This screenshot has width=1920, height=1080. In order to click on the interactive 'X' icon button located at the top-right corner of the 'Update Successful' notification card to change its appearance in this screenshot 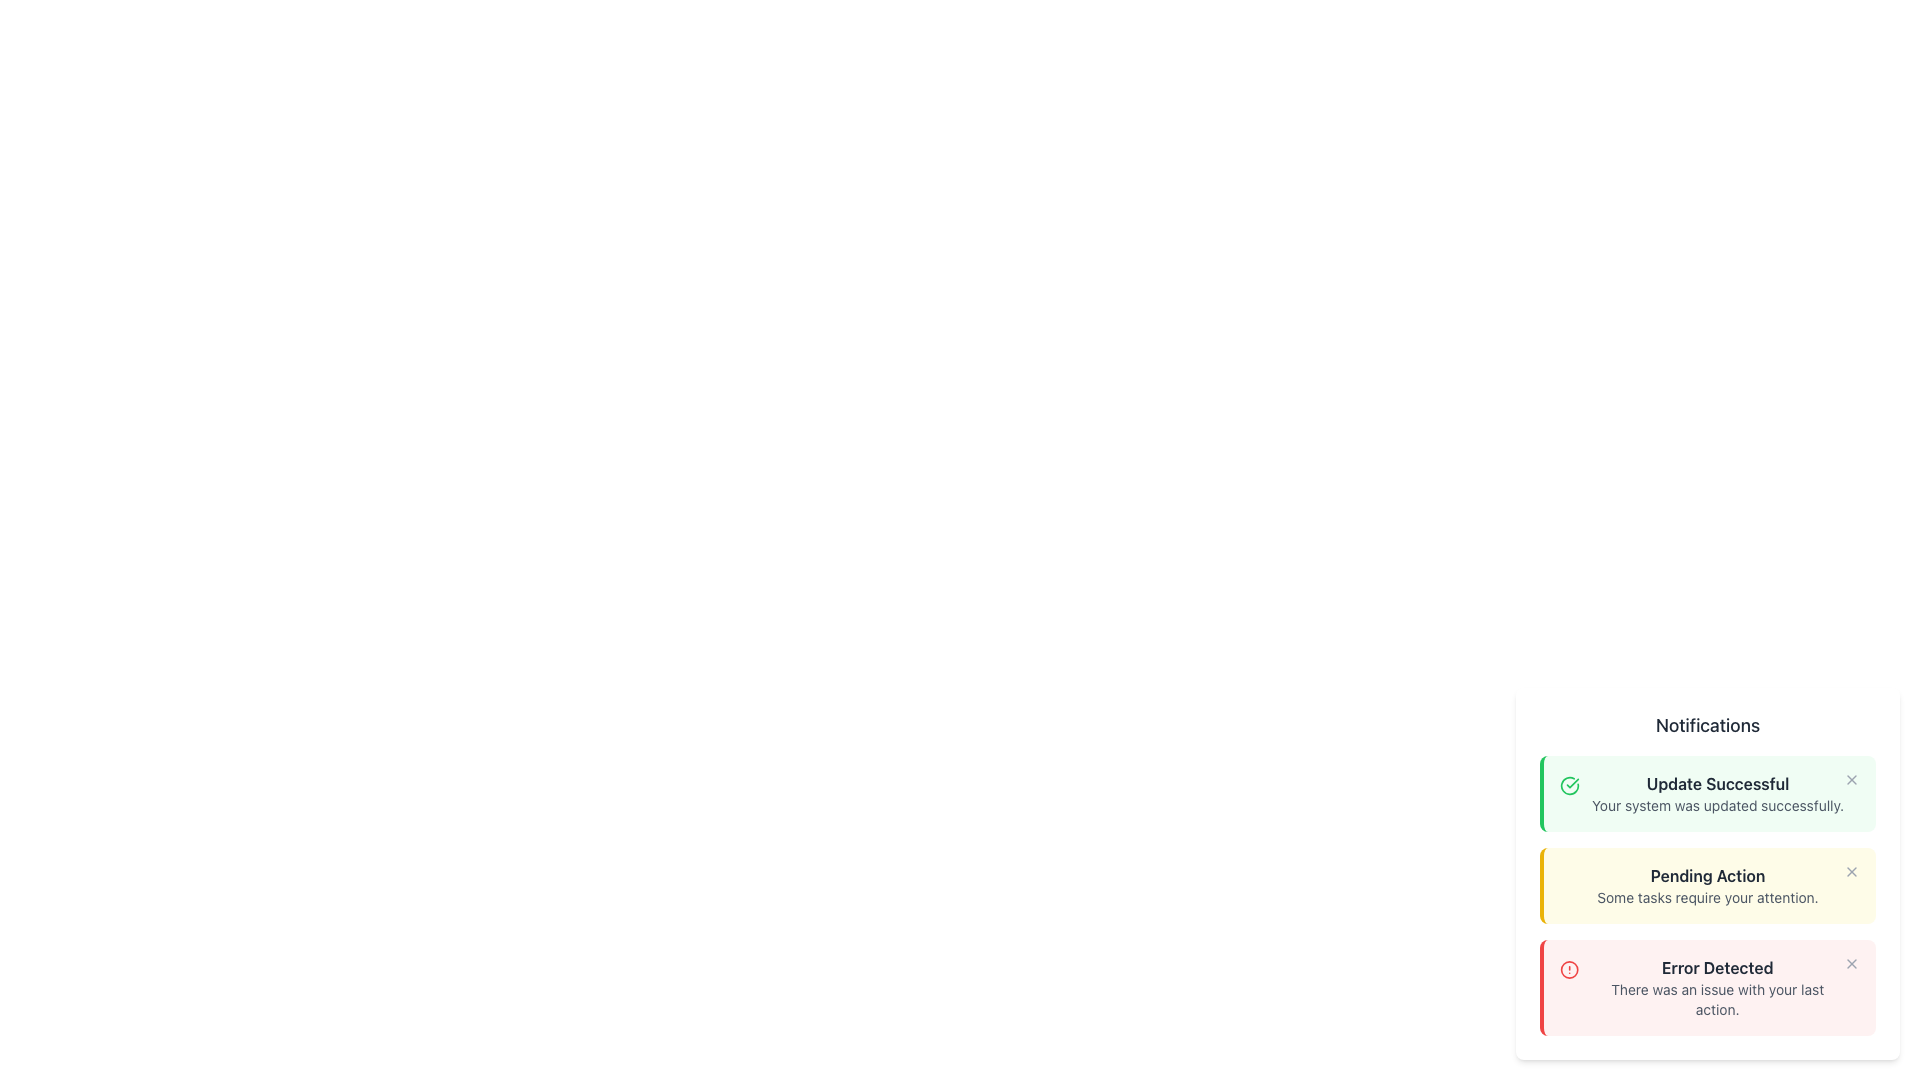, I will do `click(1851, 778)`.